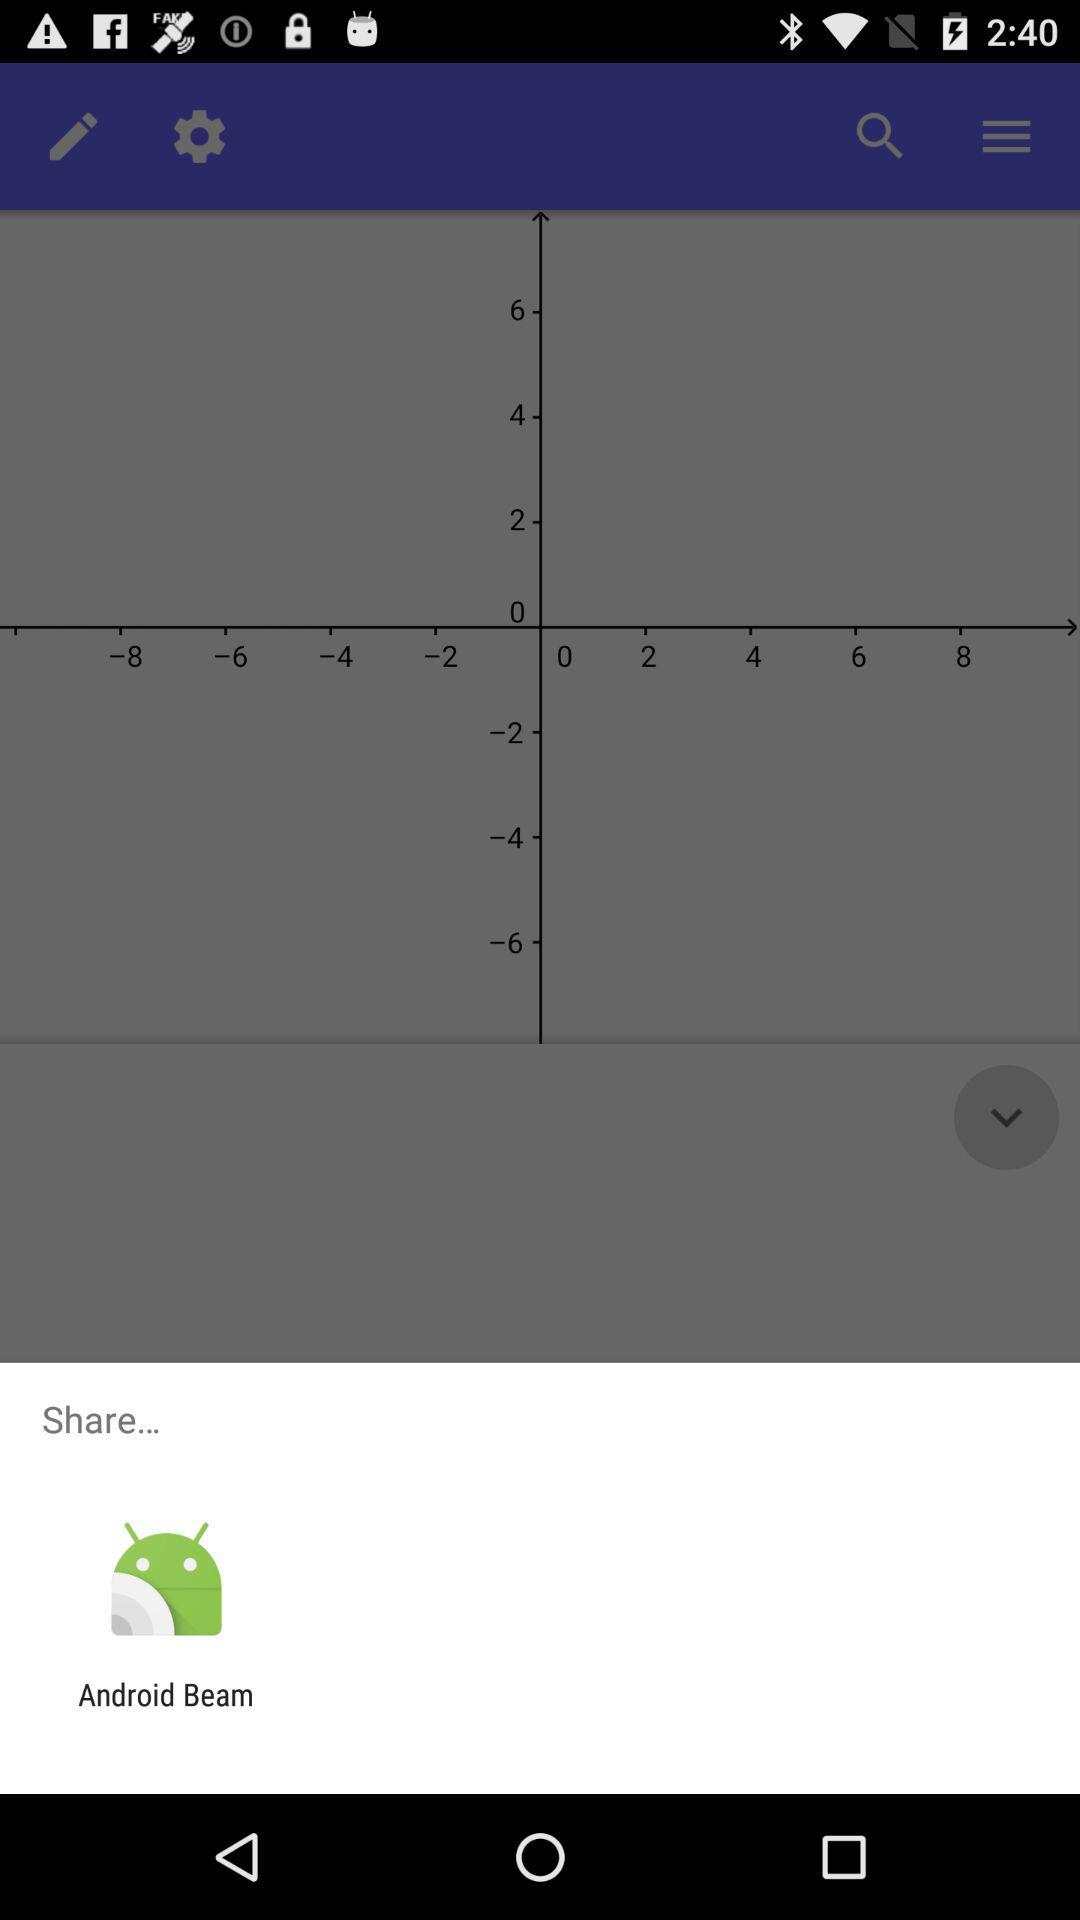 This screenshot has width=1080, height=1920. What do you see at coordinates (165, 1711) in the screenshot?
I see `the android beam icon` at bounding box center [165, 1711].